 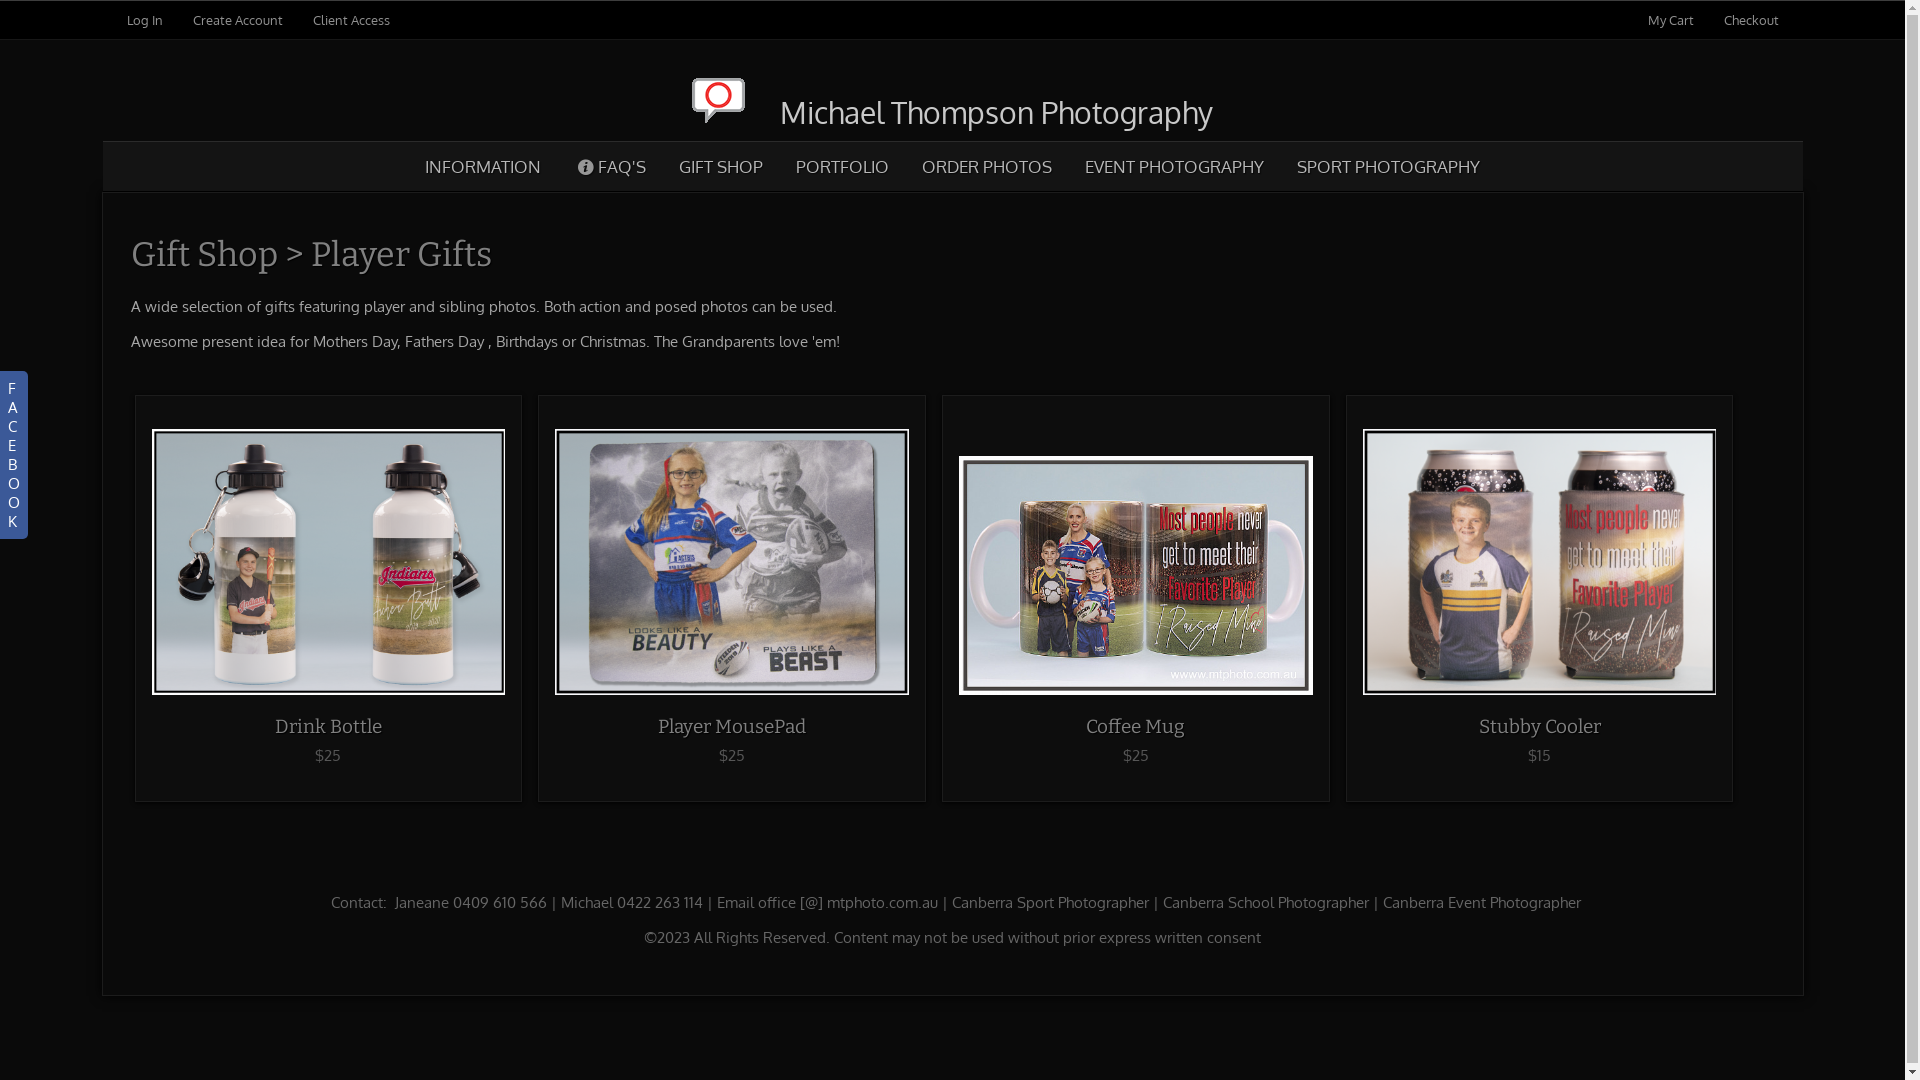 What do you see at coordinates (203, 253) in the screenshot?
I see `'Gift Shop'` at bounding box center [203, 253].